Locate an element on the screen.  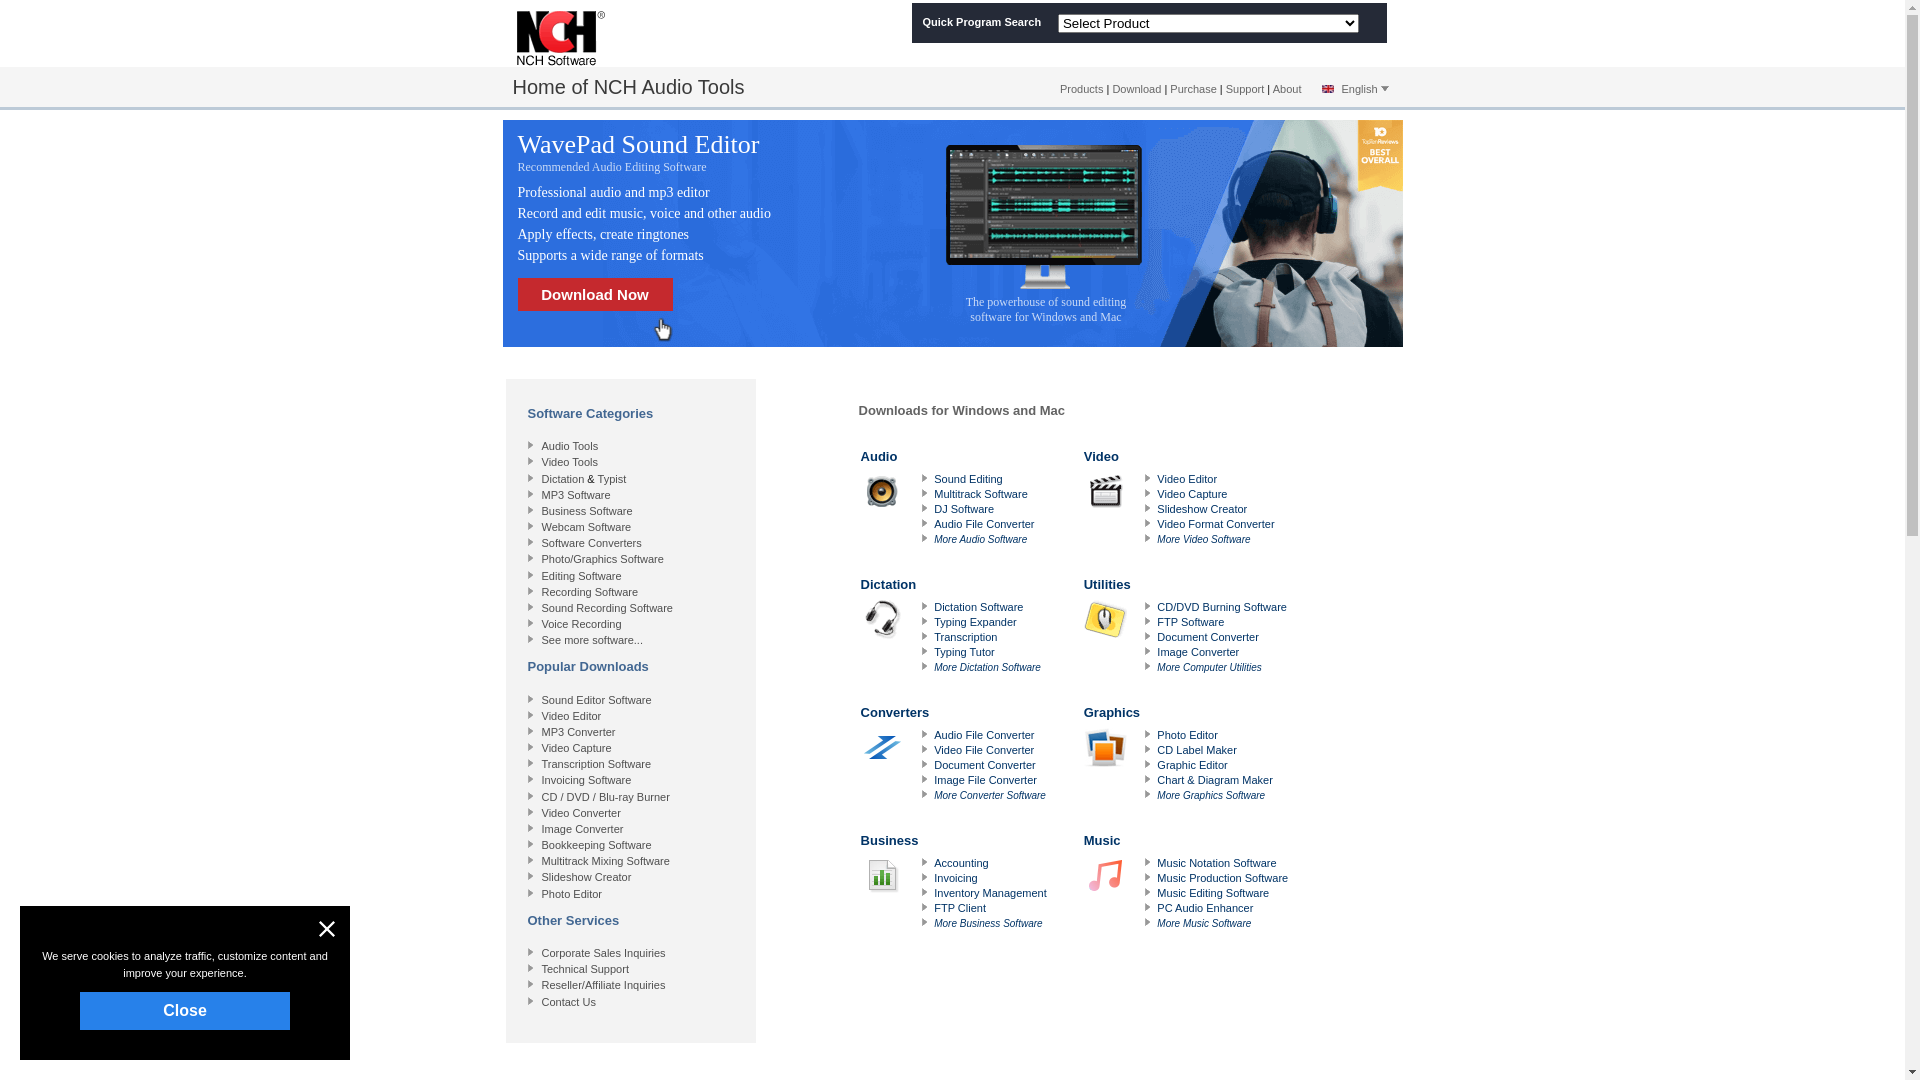
'Purchase' is located at coordinates (1170, 87).